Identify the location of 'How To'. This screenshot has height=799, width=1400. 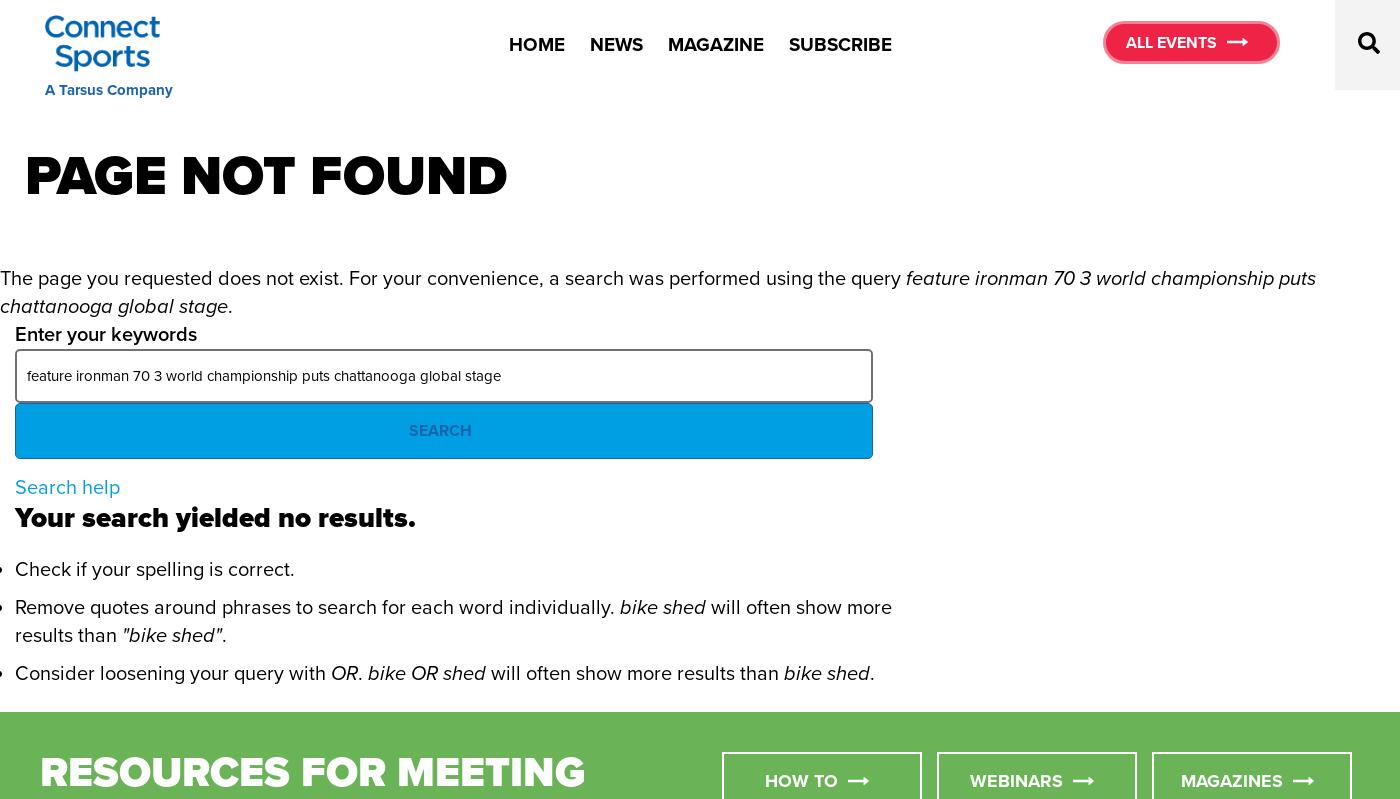
(801, 778).